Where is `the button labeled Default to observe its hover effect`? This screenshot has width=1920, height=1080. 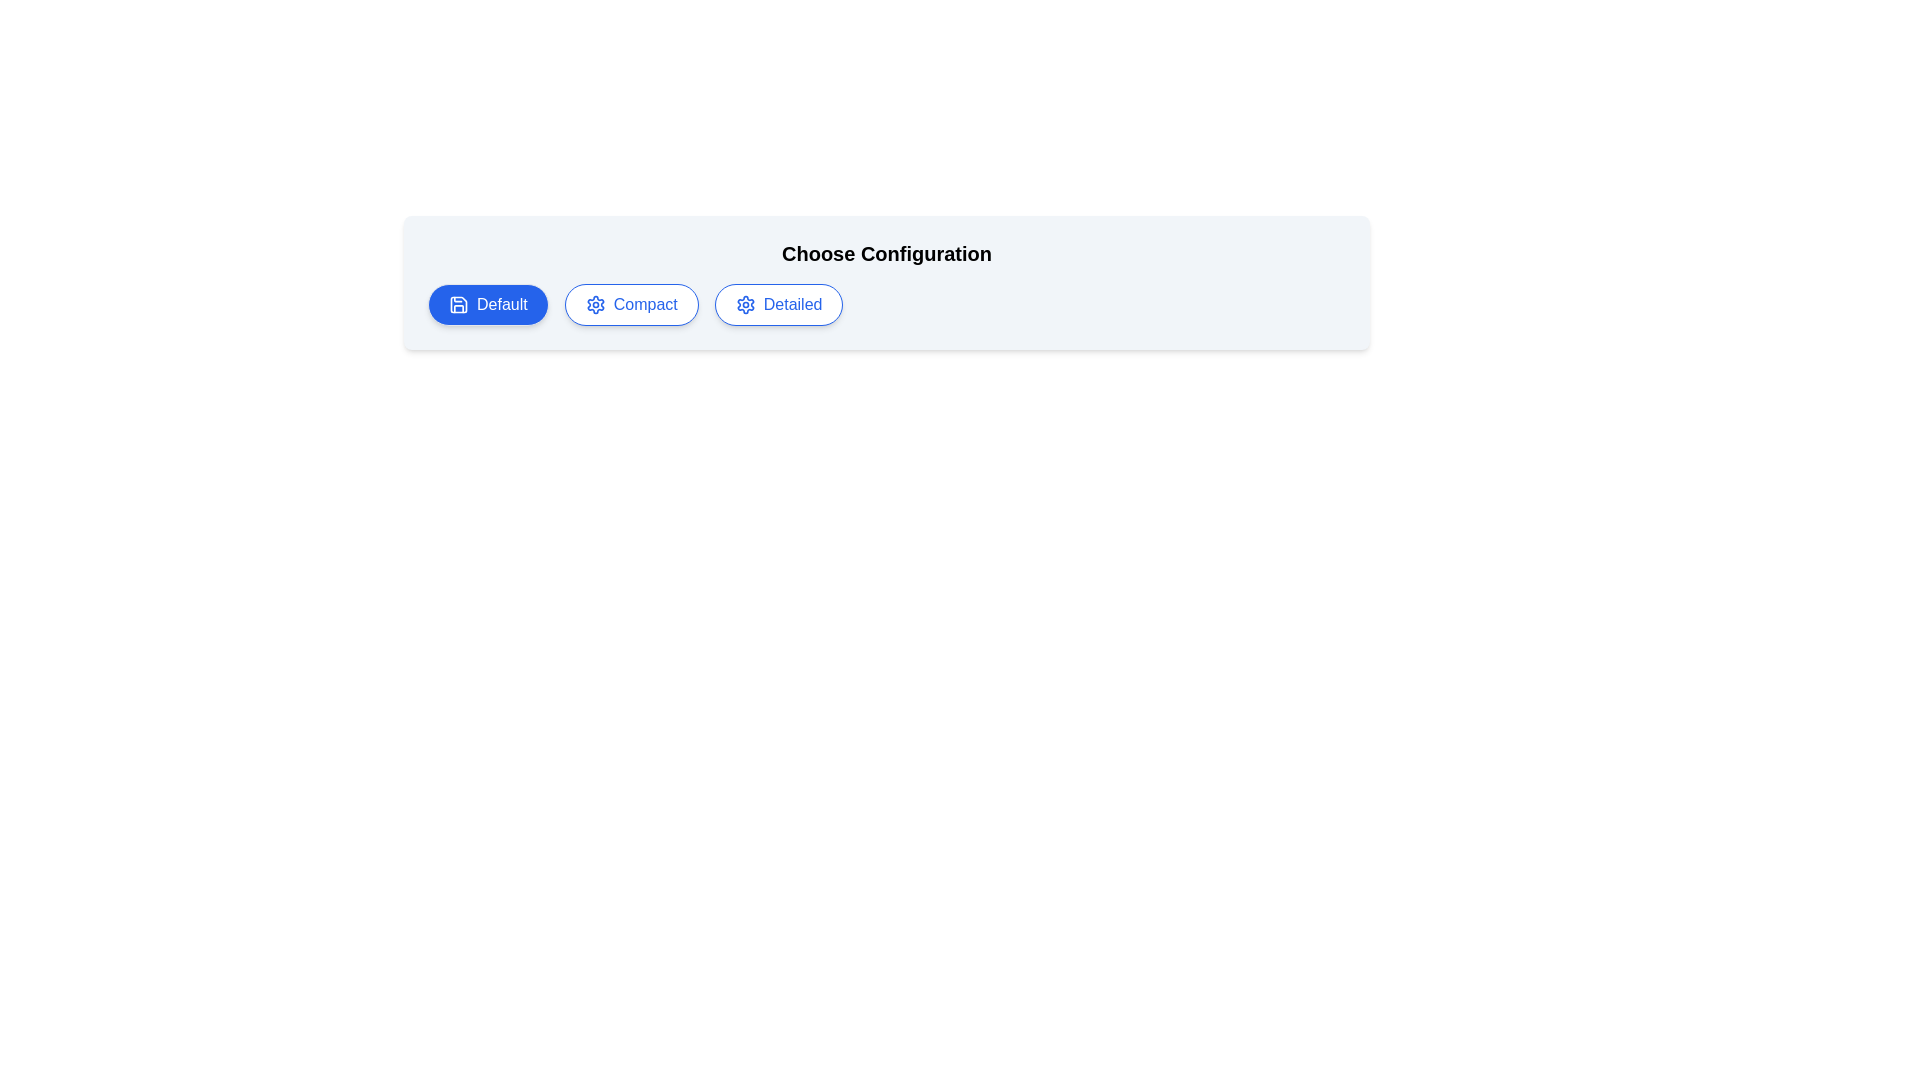 the button labeled Default to observe its hover effect is located at coordinates (488, 304).